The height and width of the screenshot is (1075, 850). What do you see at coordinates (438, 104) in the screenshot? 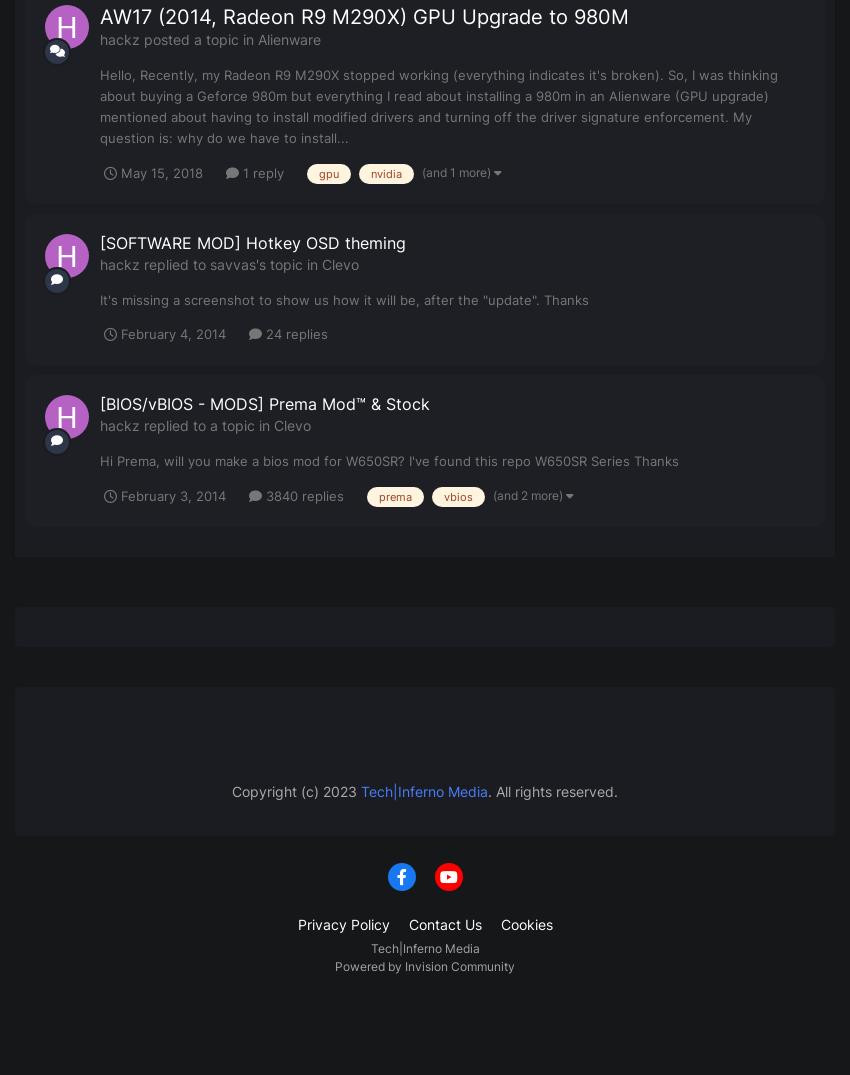
I see `'Hello,
 


	 
 


	Recently, my Radeon R9 M290X stopped working (everything indicates it's broken). So, I was thinking about buying a Geforce 980m but everything I read about installing a 980m in an Alienware (GPU upgrade) mentioned about having to install modified drivers and turning off the driver signature enforcement.
 


	 
 


	My question is:
 


		why do we have to install...'` at bounding box center [438, 104].